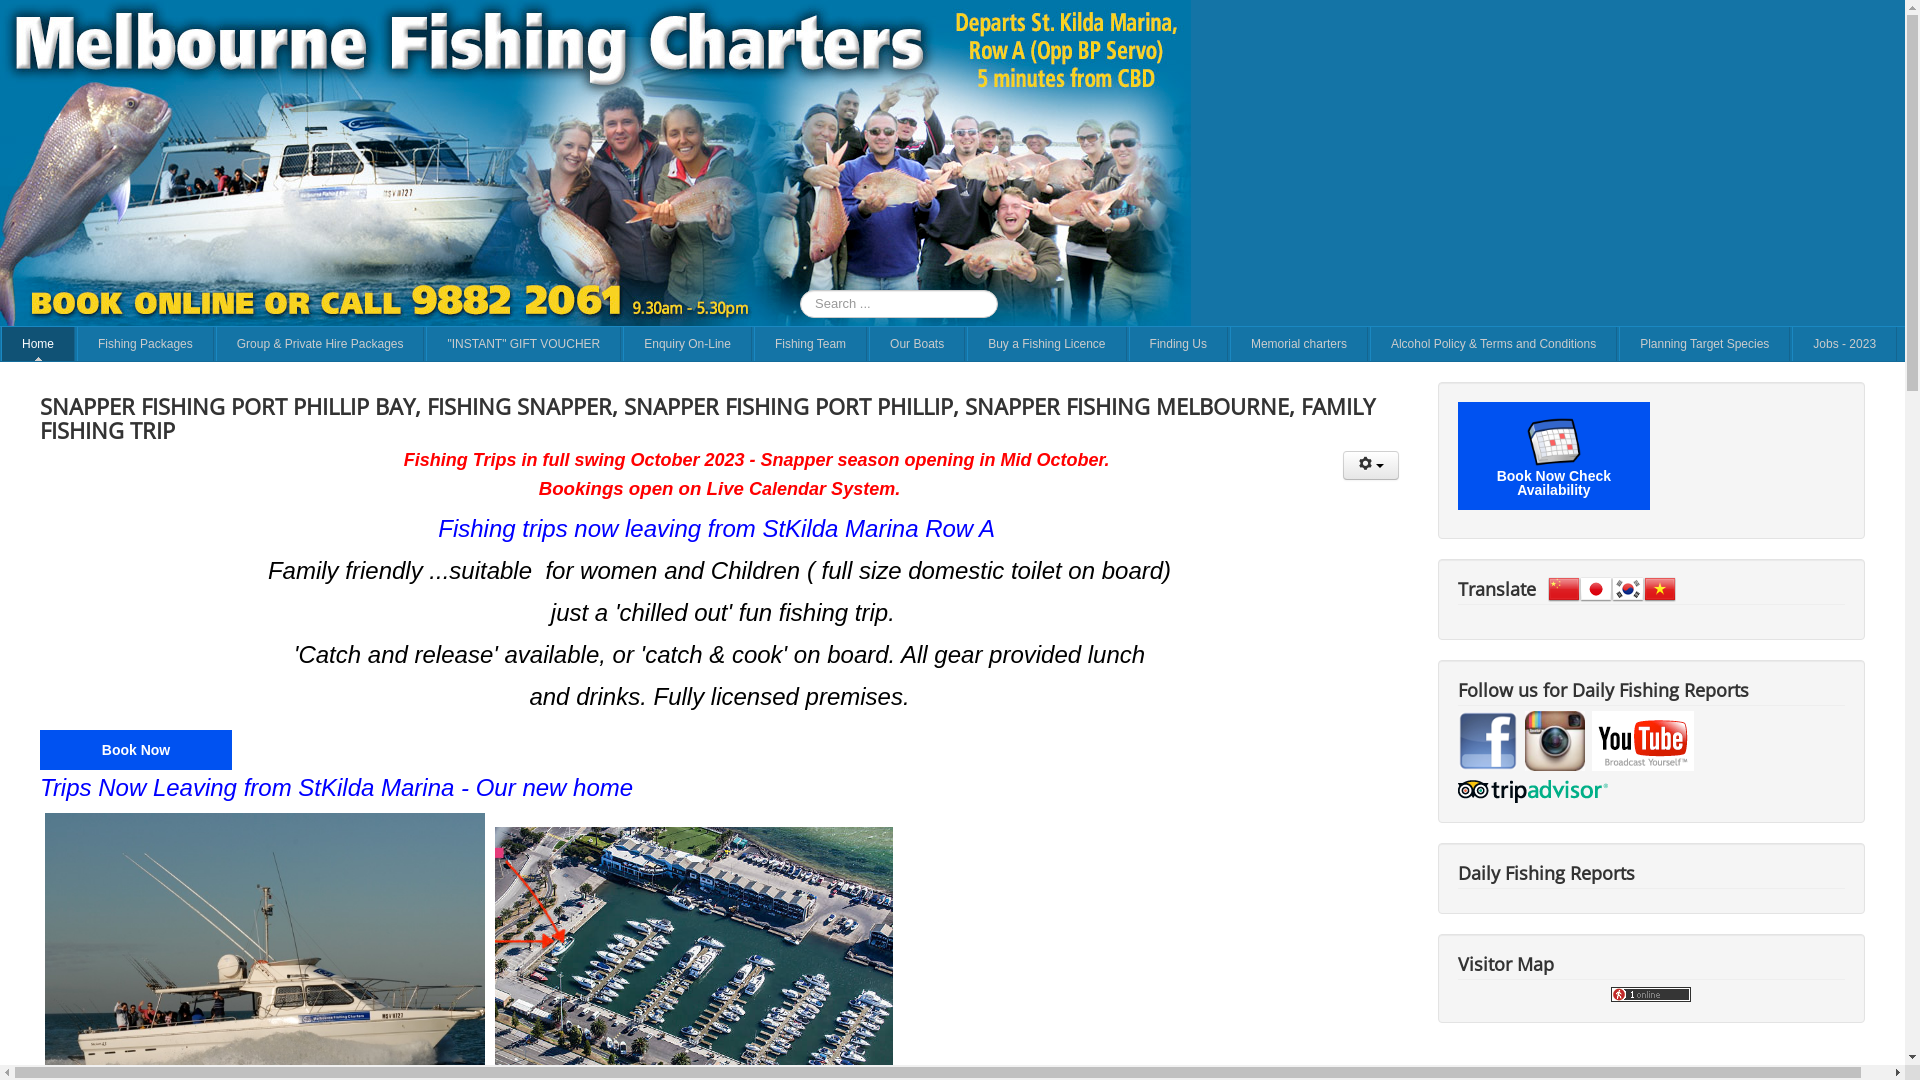 The image size is (1920, 1080). Describe the element at coordinates (687, 342) in the screenshot. I see `'Enquiry On-Line'` at that location.